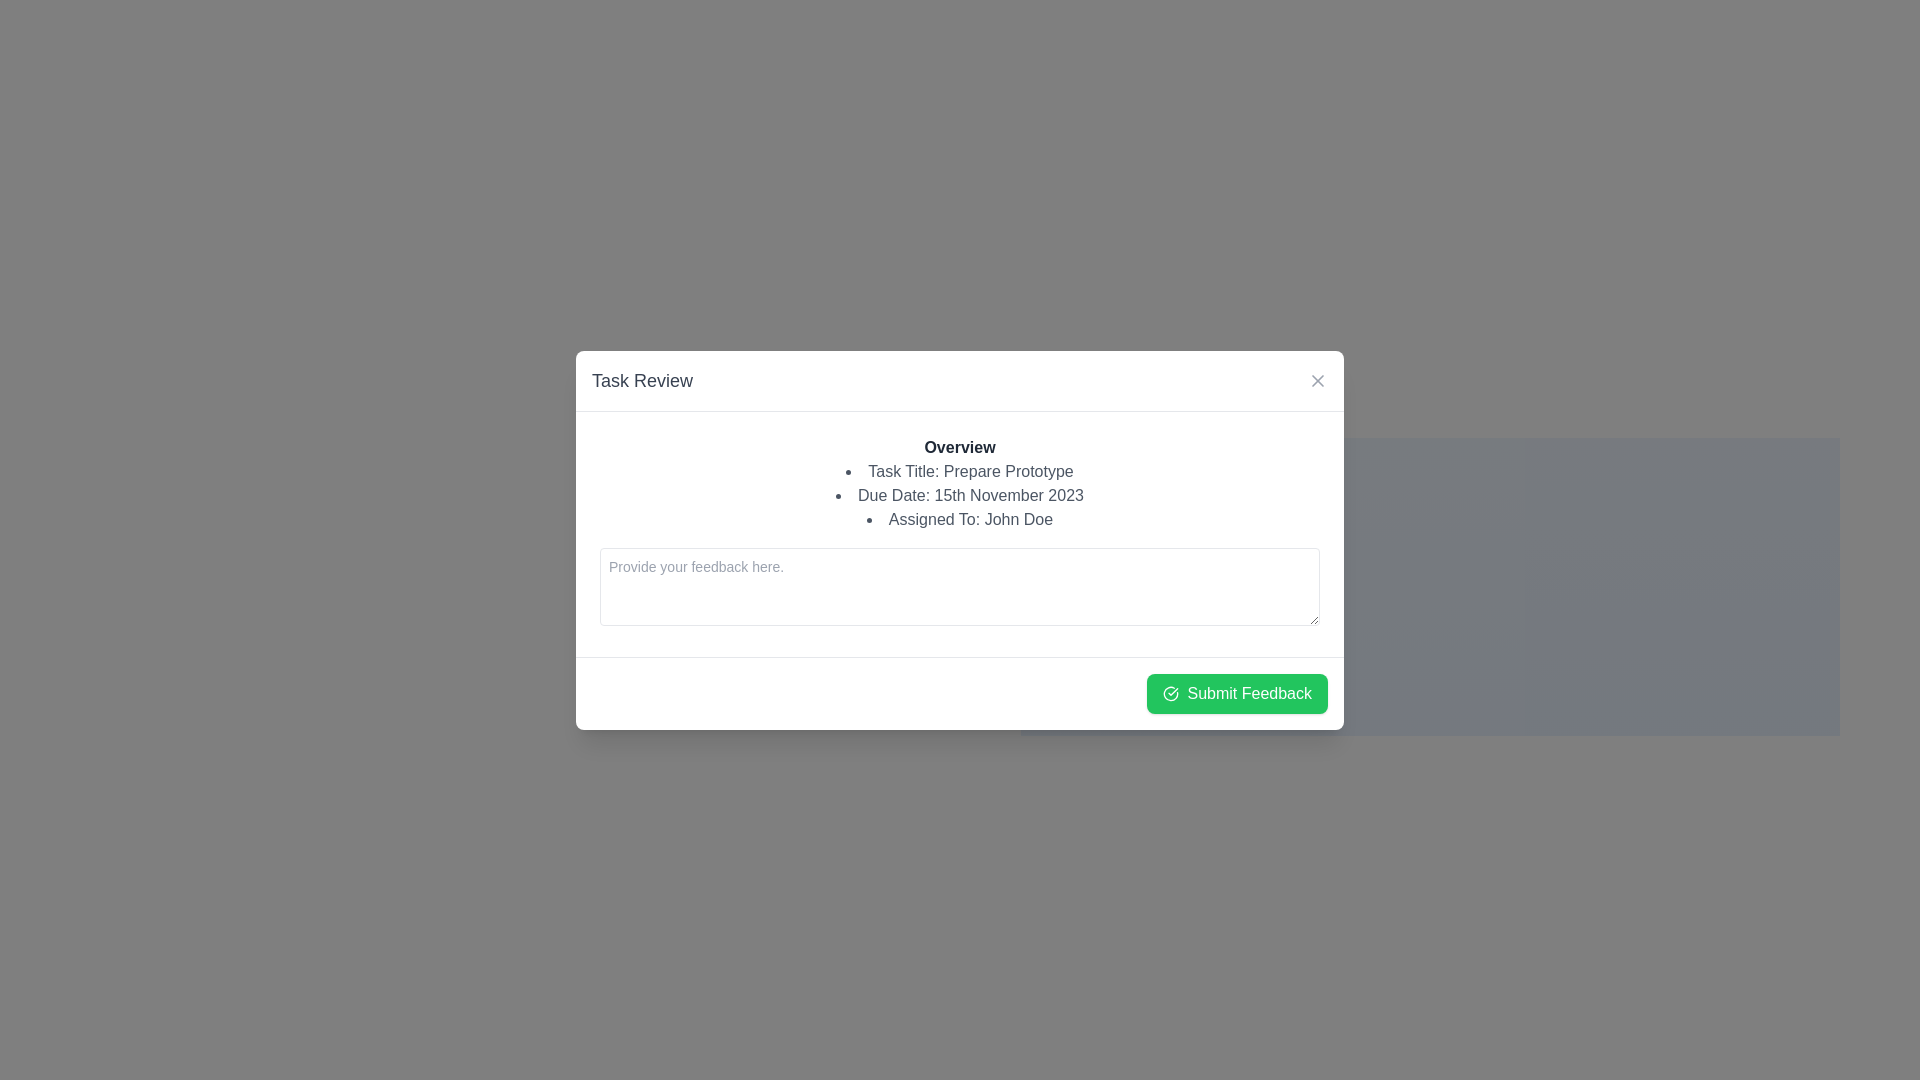 The image size is (1920, 1080). Describe the element at coordinates (1318, 380) in the screenshot. I see `the close button located at the top-right corner of the modal dialog to change its color` at that location.